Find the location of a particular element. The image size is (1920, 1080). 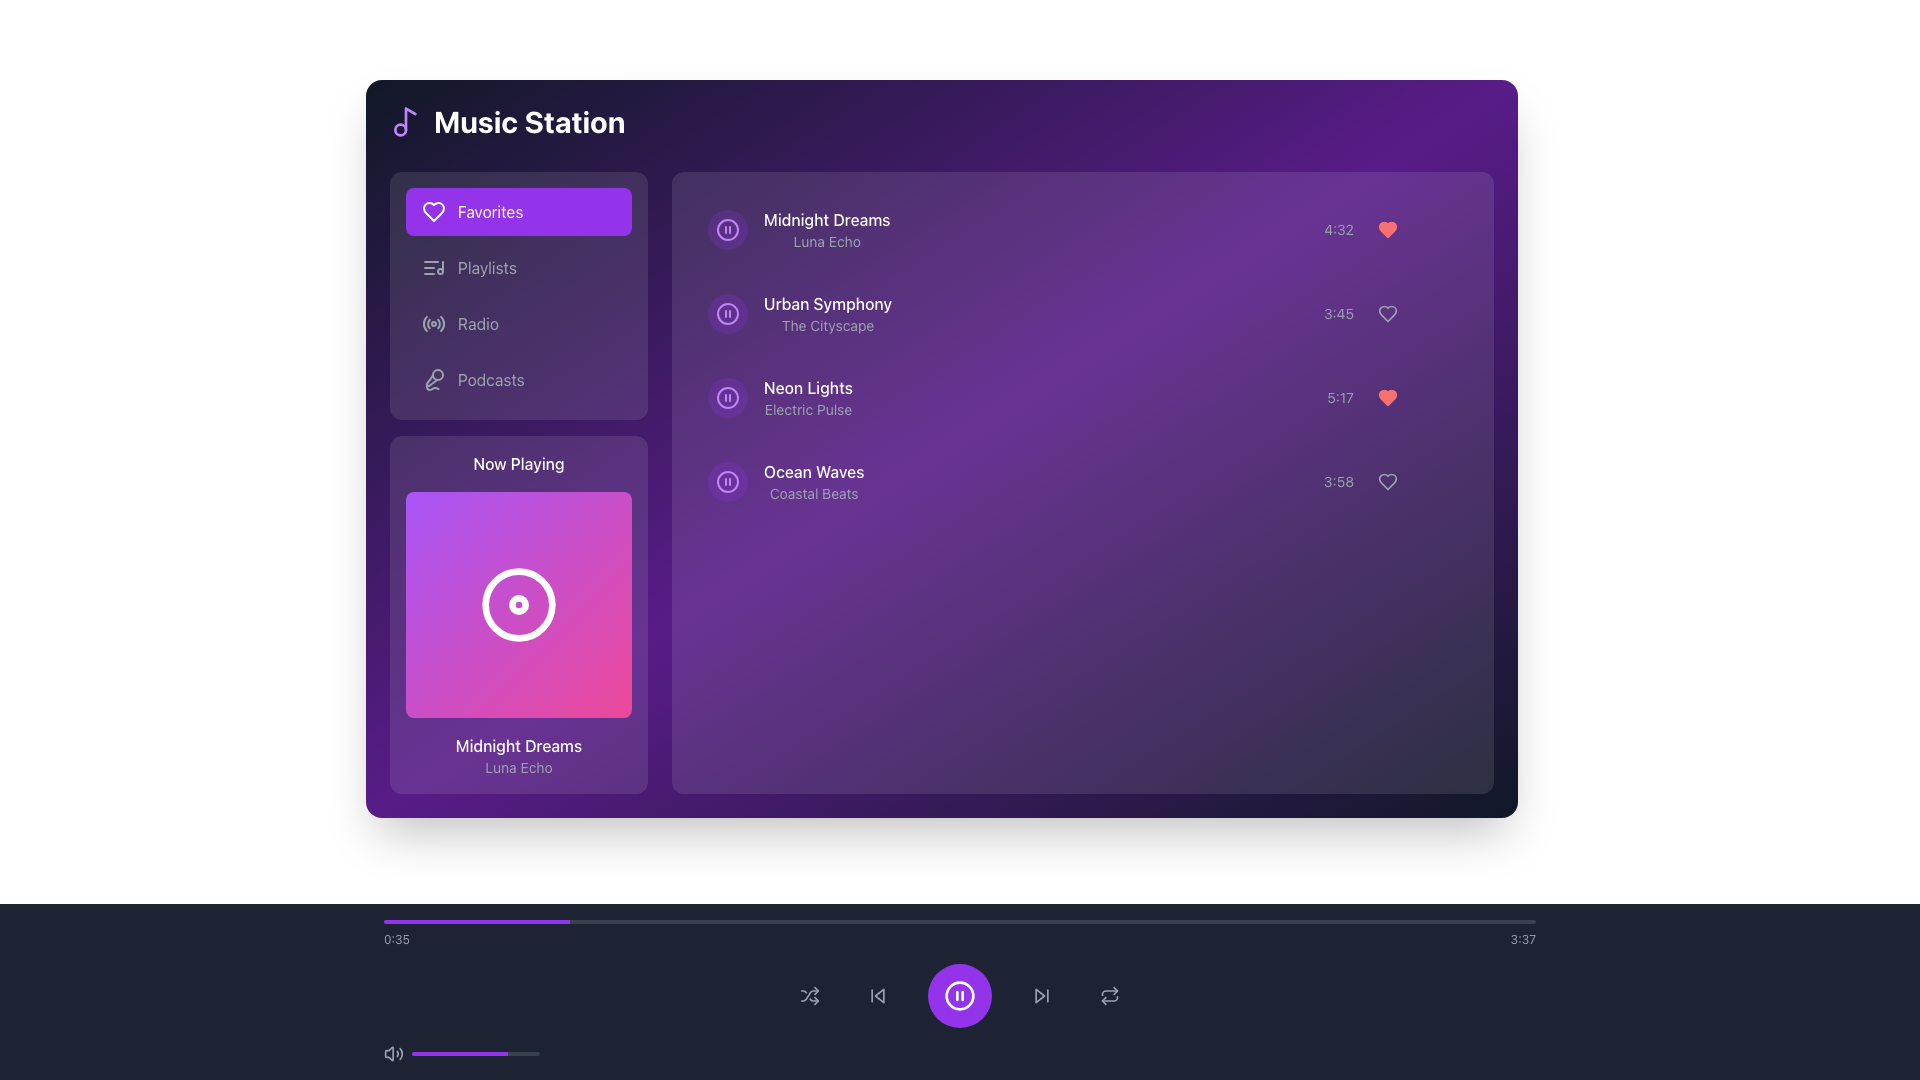

the heart-shaped icon styled with a simple line drawing in purple, located near the 'Favorites' label in the left sidebar is located at coordinates (432, 212).